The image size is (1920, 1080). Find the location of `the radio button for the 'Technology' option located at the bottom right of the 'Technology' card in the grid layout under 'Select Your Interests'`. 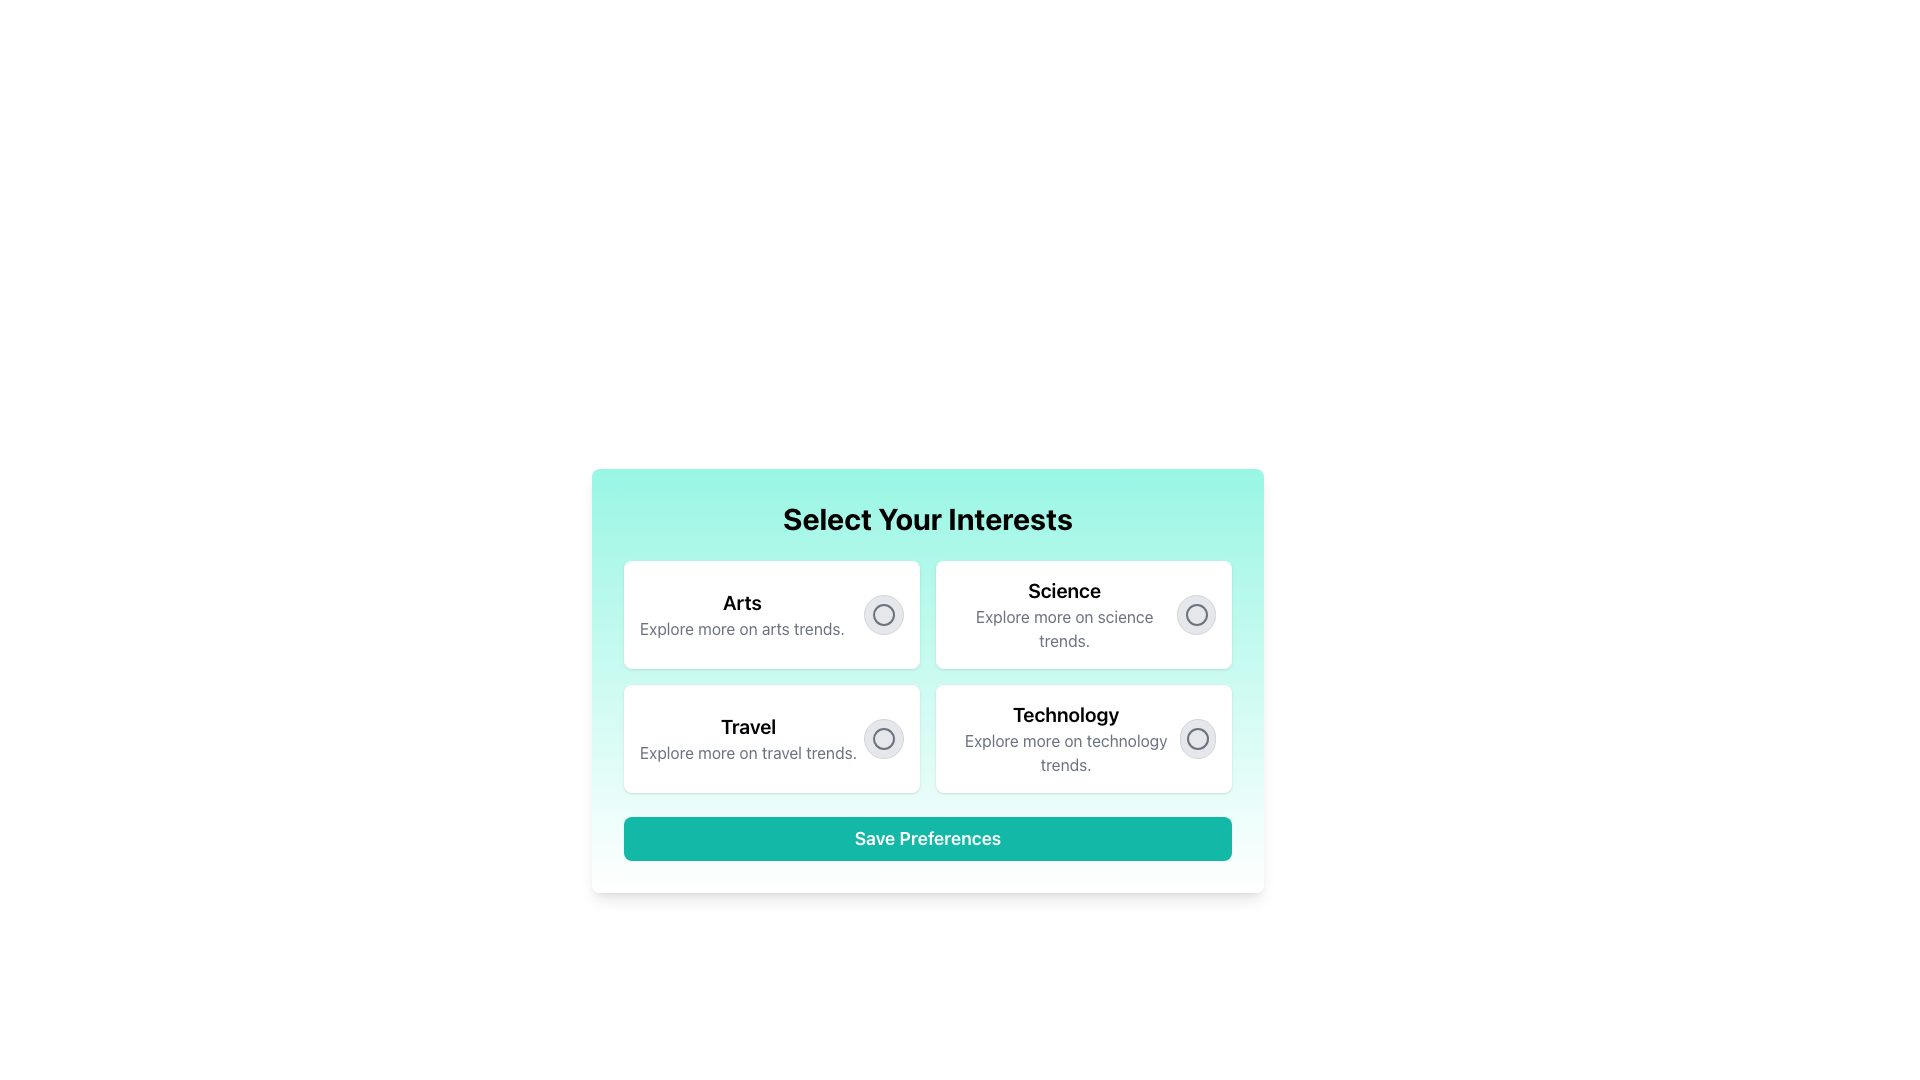

the radio button for the 'Technology' option located at the bottom right of the 'Technology' card in the grid layout under 'Select Your Interests' is located at coordinates (1198, 739).